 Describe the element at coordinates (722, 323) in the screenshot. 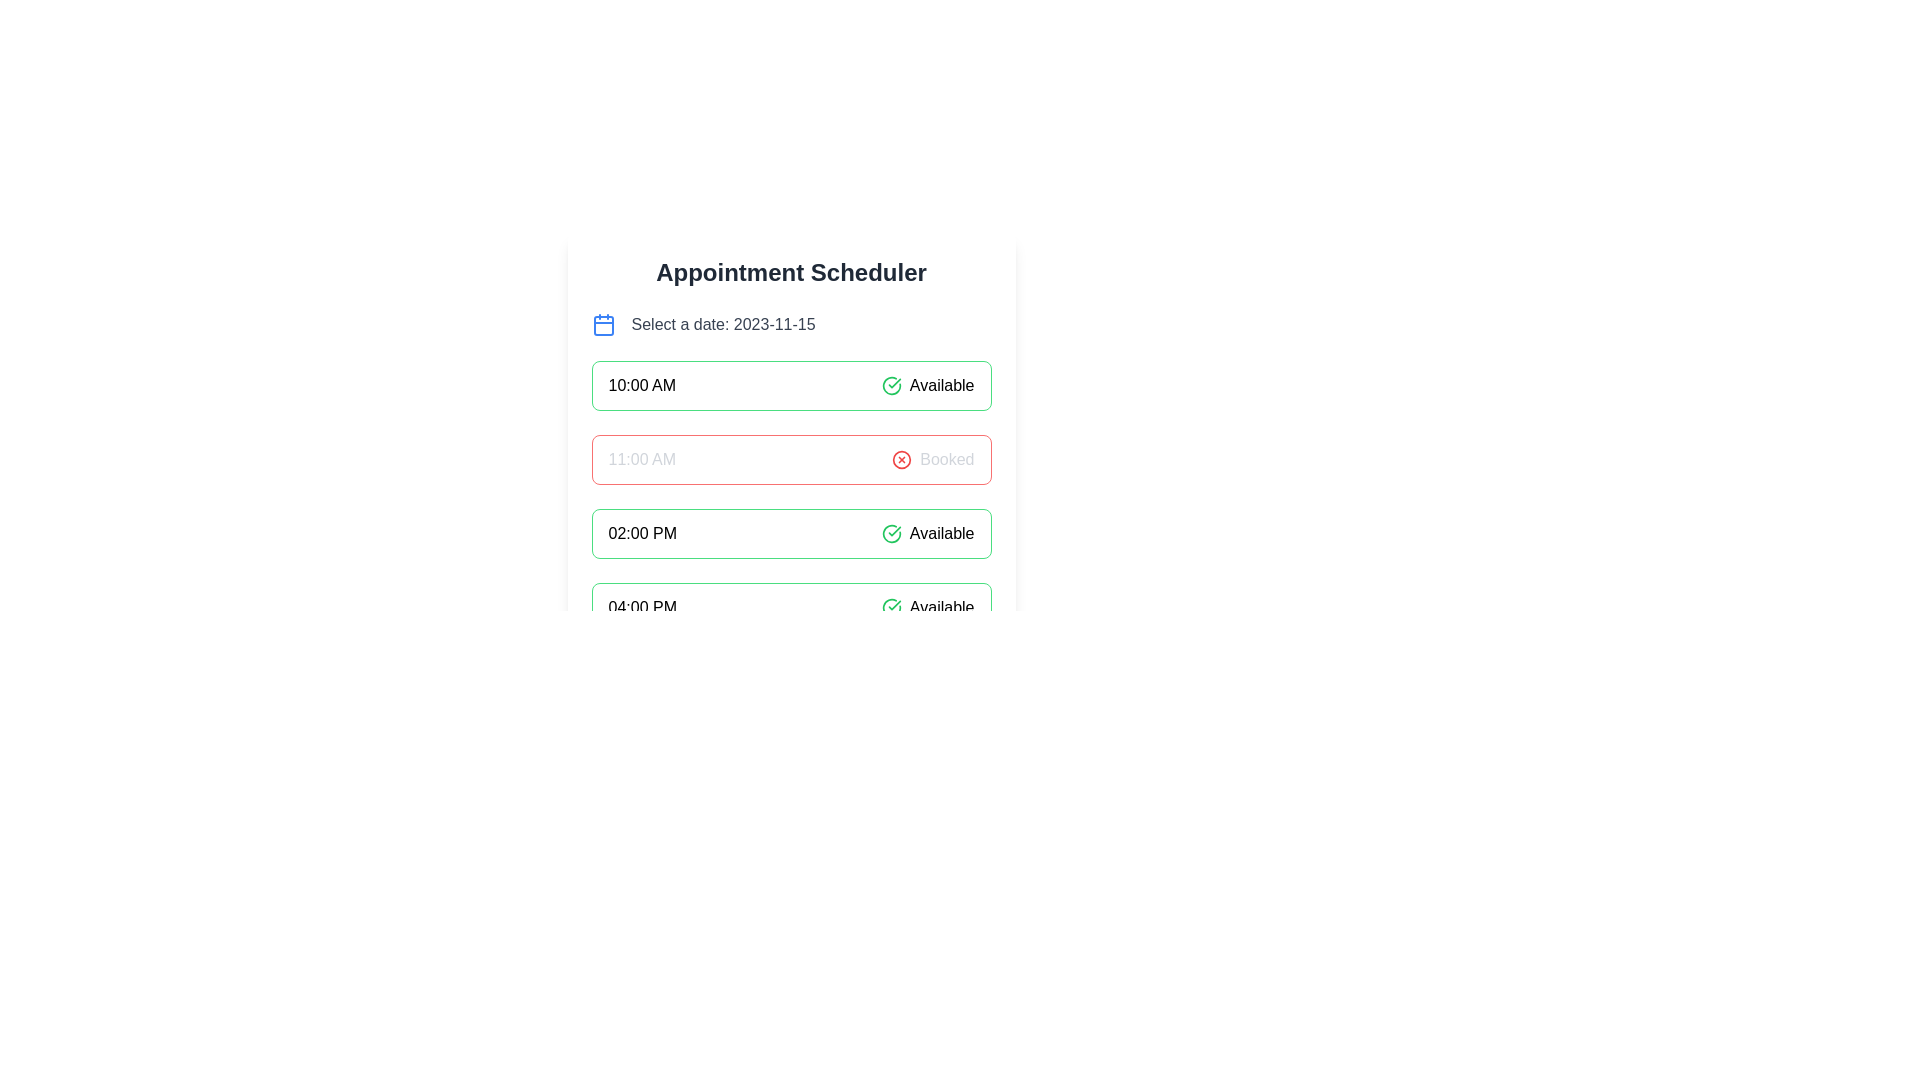

I see `the Text Label that indicates the currently selected date in the date-picker interface, located below the heading 'Appointment Scheduler' and aligned with a calendar icon` at that location.